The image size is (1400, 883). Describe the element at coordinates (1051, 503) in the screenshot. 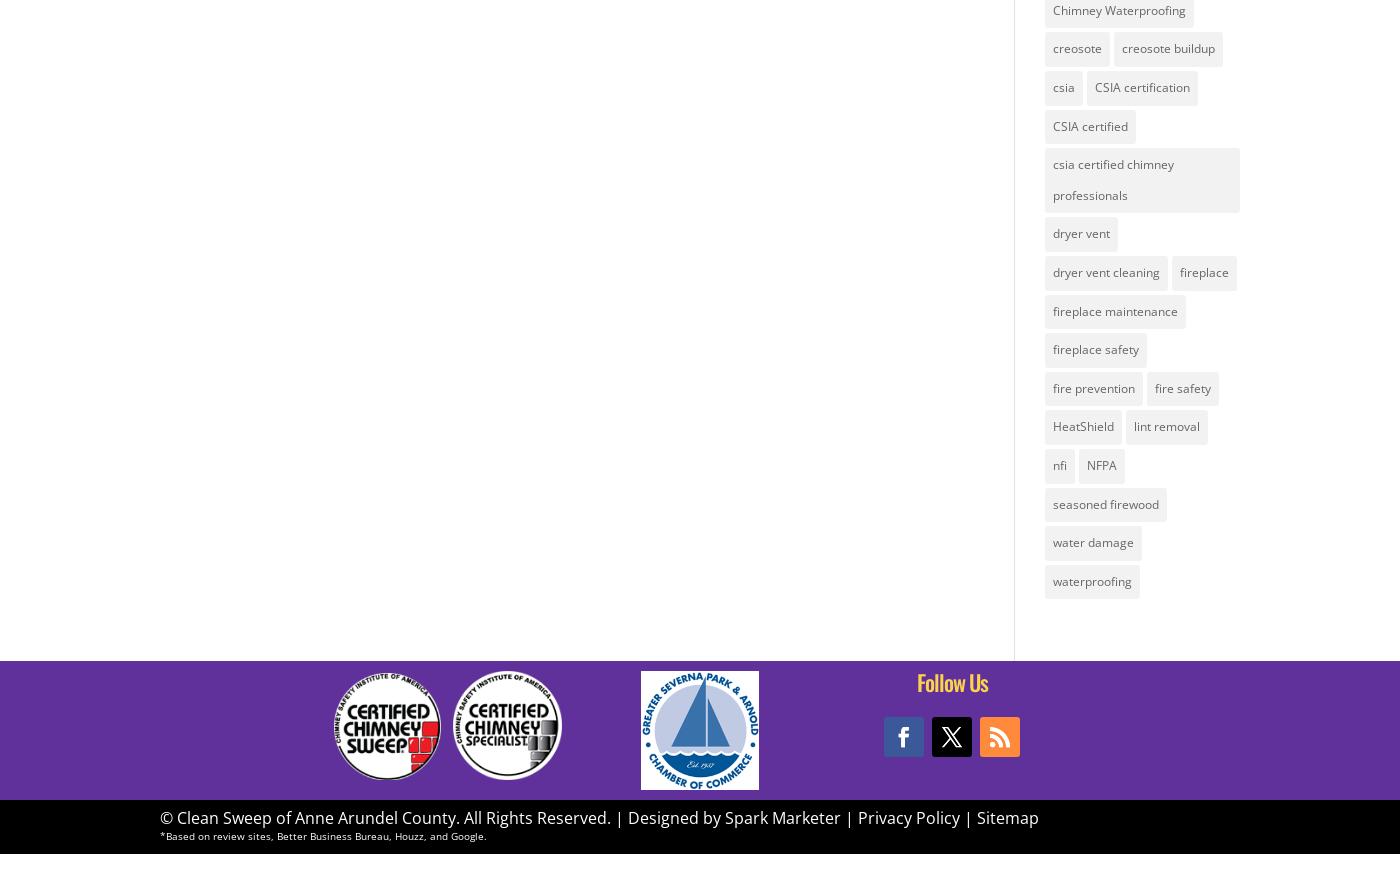

I see `'seasoned firewood'` at that location.